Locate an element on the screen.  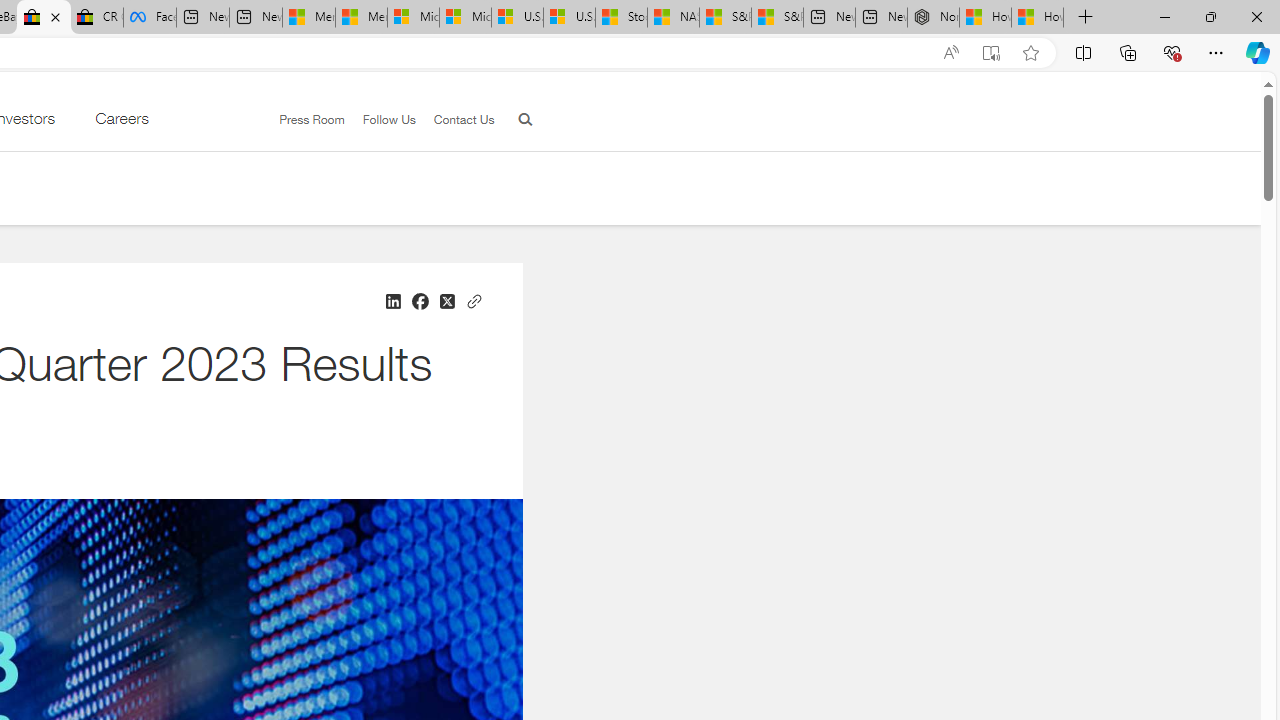
'Share on Facebook' is located at coordinates (418, 301).